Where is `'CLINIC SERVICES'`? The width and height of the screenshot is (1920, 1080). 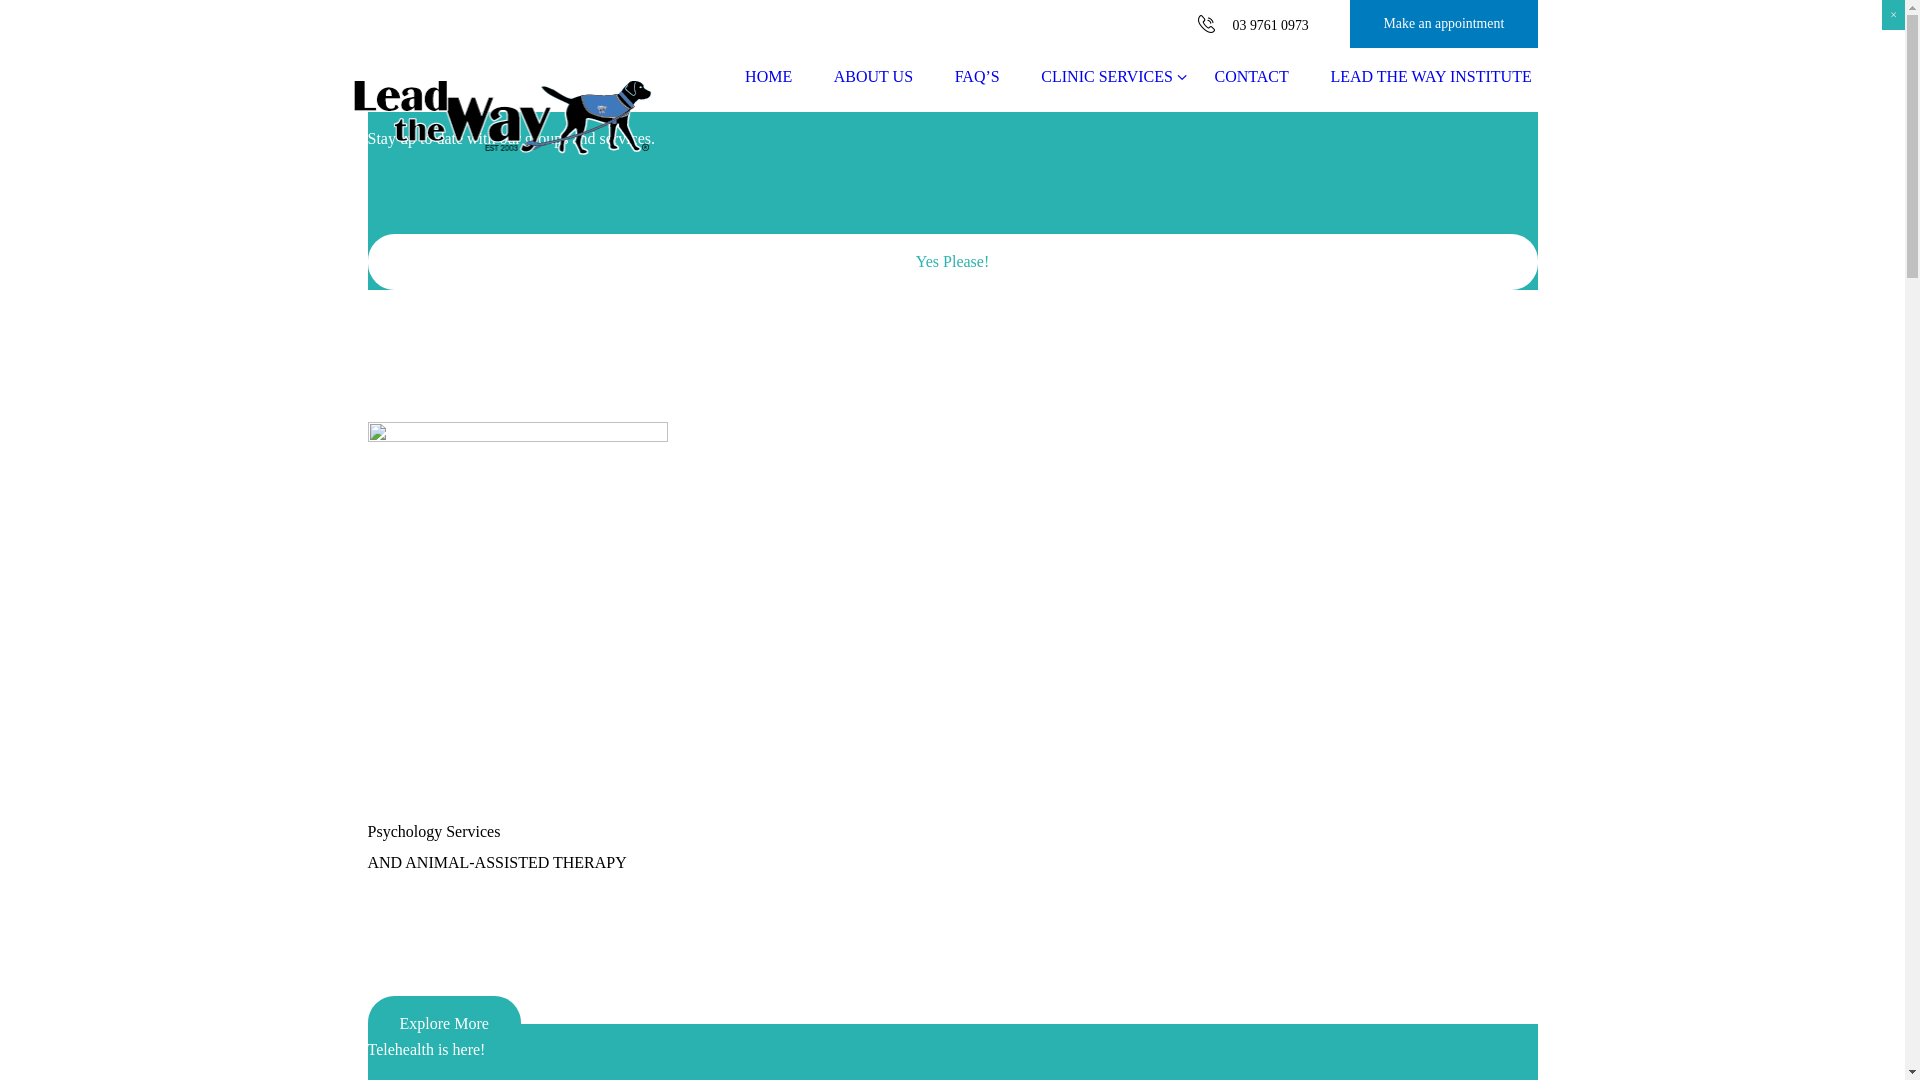
'CLINIC SERVICES' is located at coordinates (1105, 76).